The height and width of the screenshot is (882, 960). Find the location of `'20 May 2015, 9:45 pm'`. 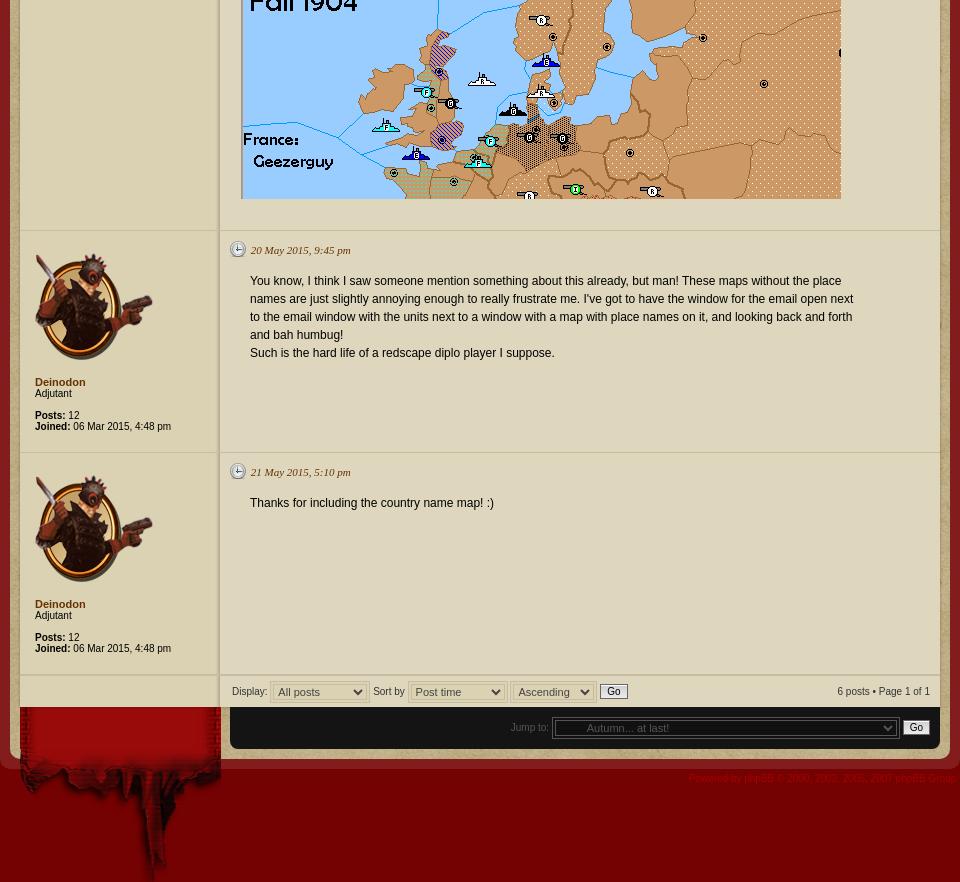

'20 May 2015, 9:45 pm' is located at coordinates (299, 247).